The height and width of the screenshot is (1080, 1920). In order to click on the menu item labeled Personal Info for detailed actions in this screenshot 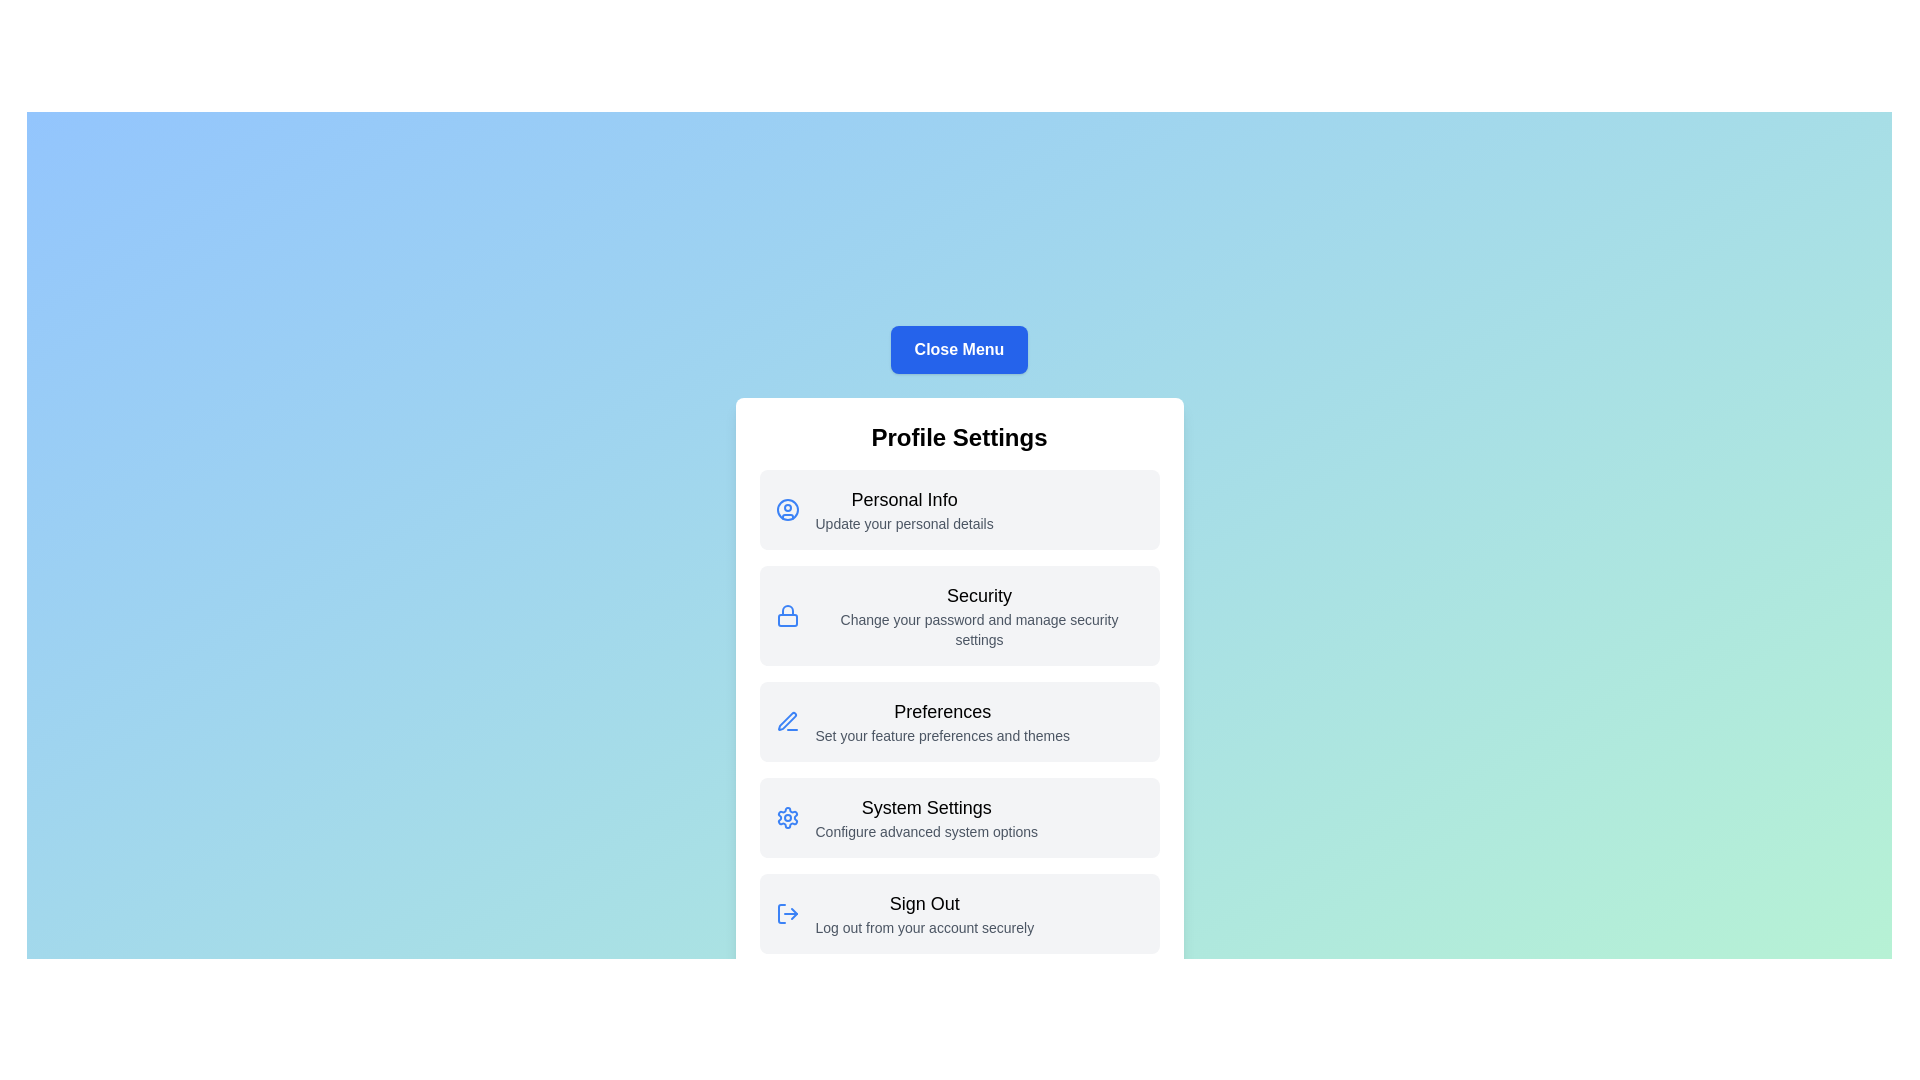, I will do `click(958, 508)`.